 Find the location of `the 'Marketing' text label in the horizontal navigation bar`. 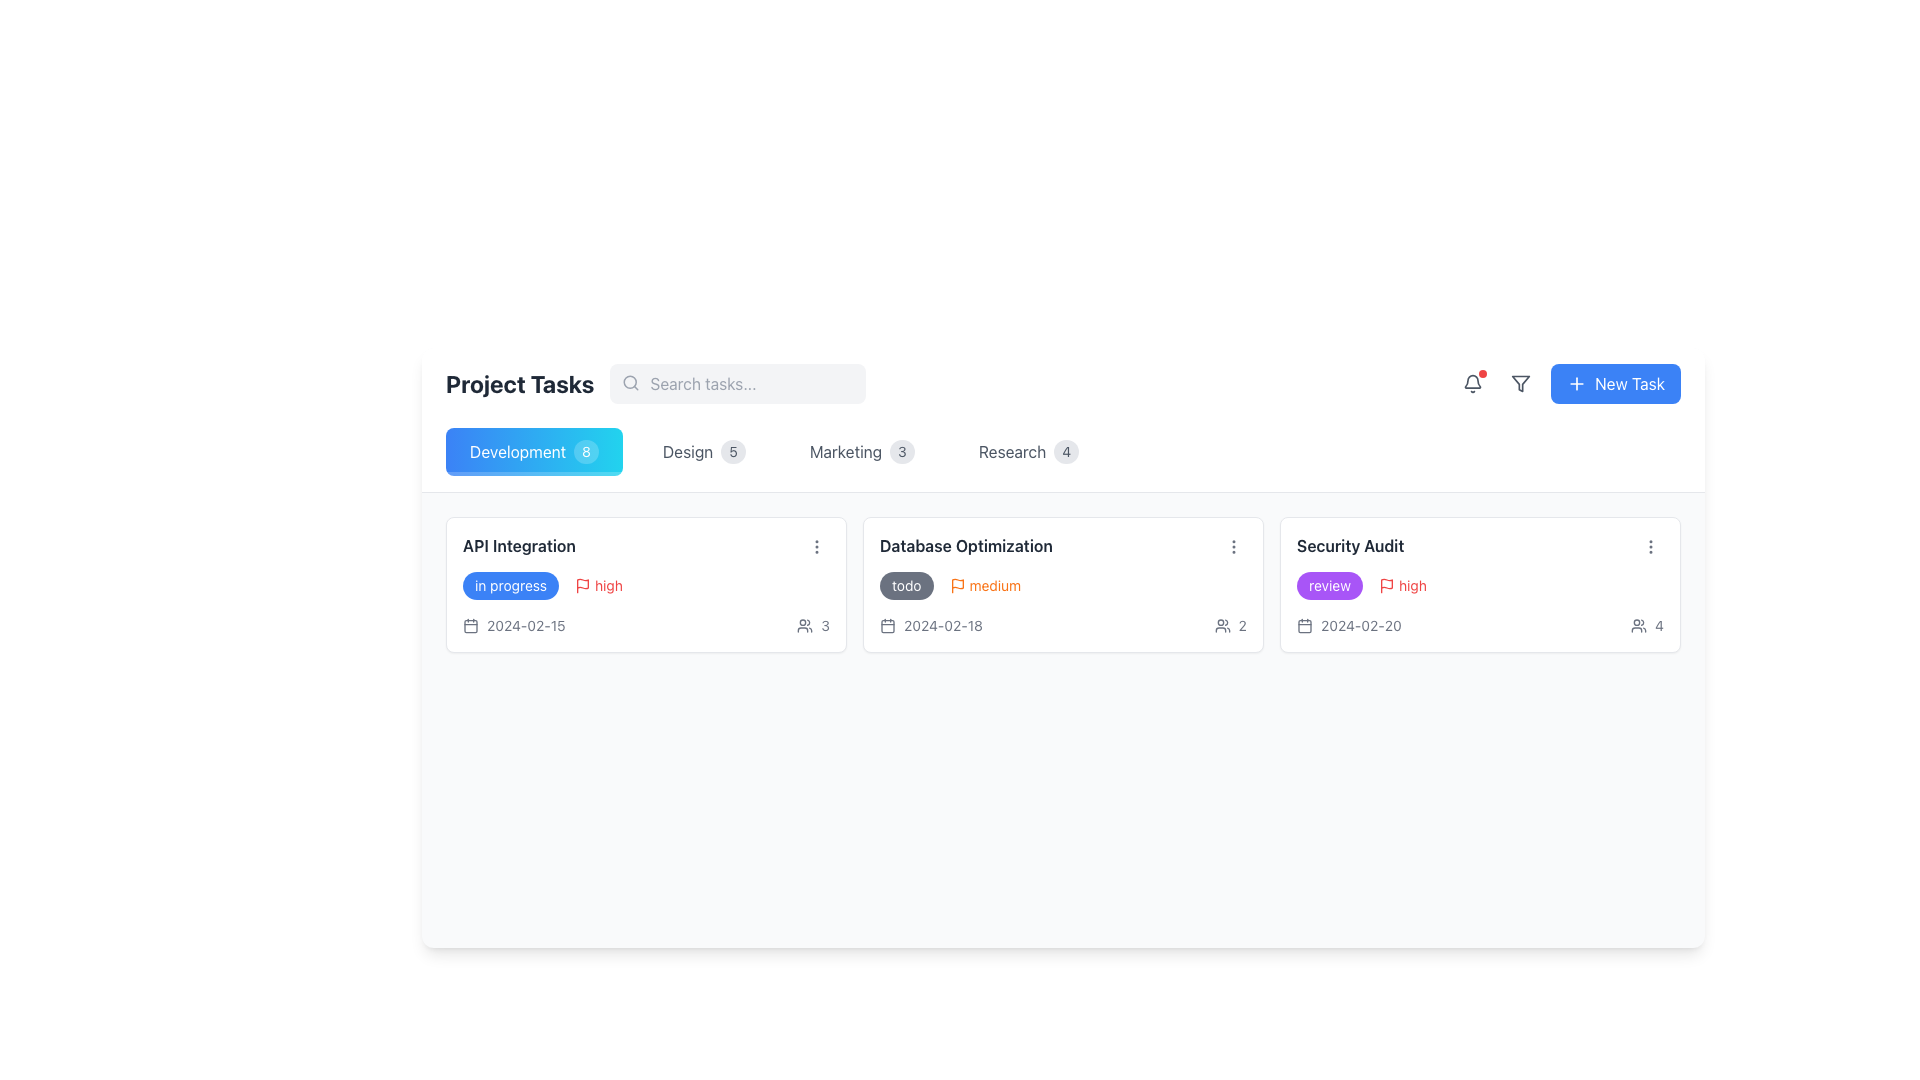

the 'Marketing' text label in the horizontal navigation bar is located at coordinates (845, 451).